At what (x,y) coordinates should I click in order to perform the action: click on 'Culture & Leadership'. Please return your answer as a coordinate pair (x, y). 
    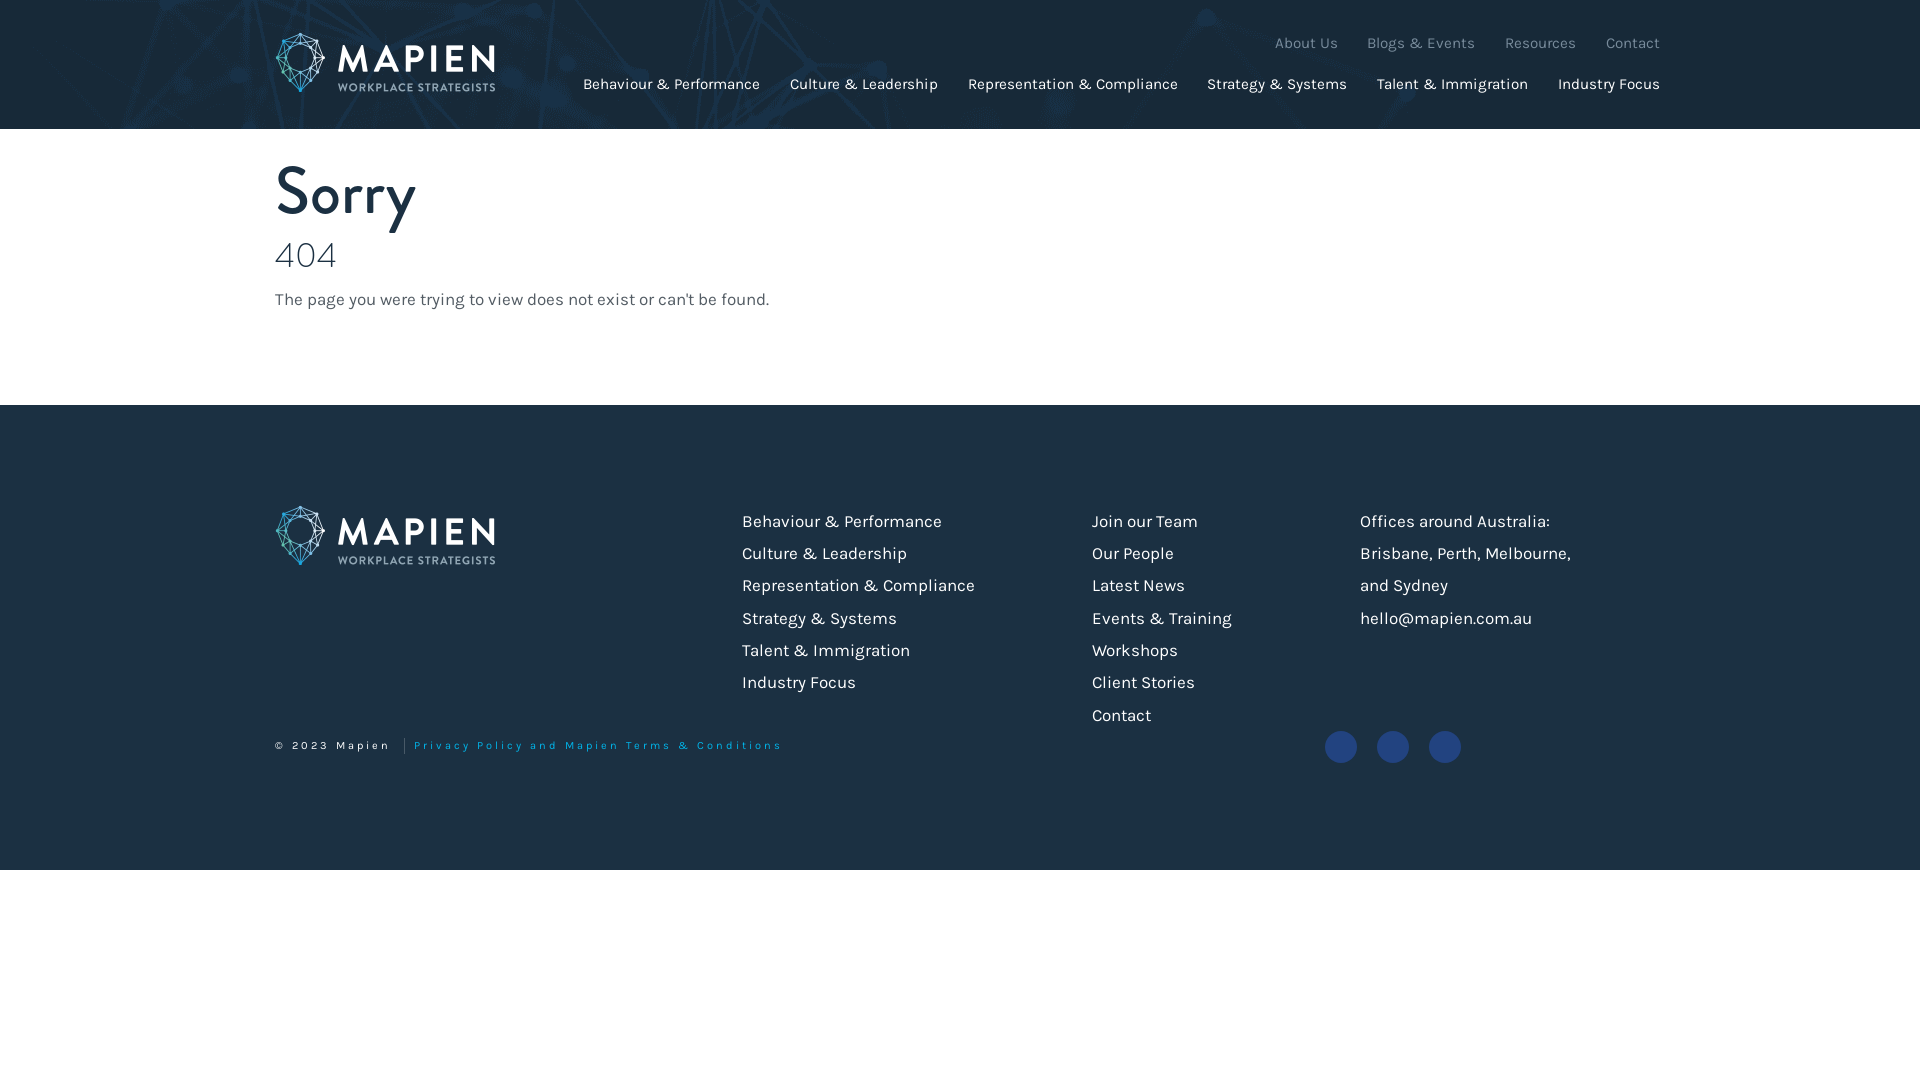
    Looking at the image, I should click on (824, 552).